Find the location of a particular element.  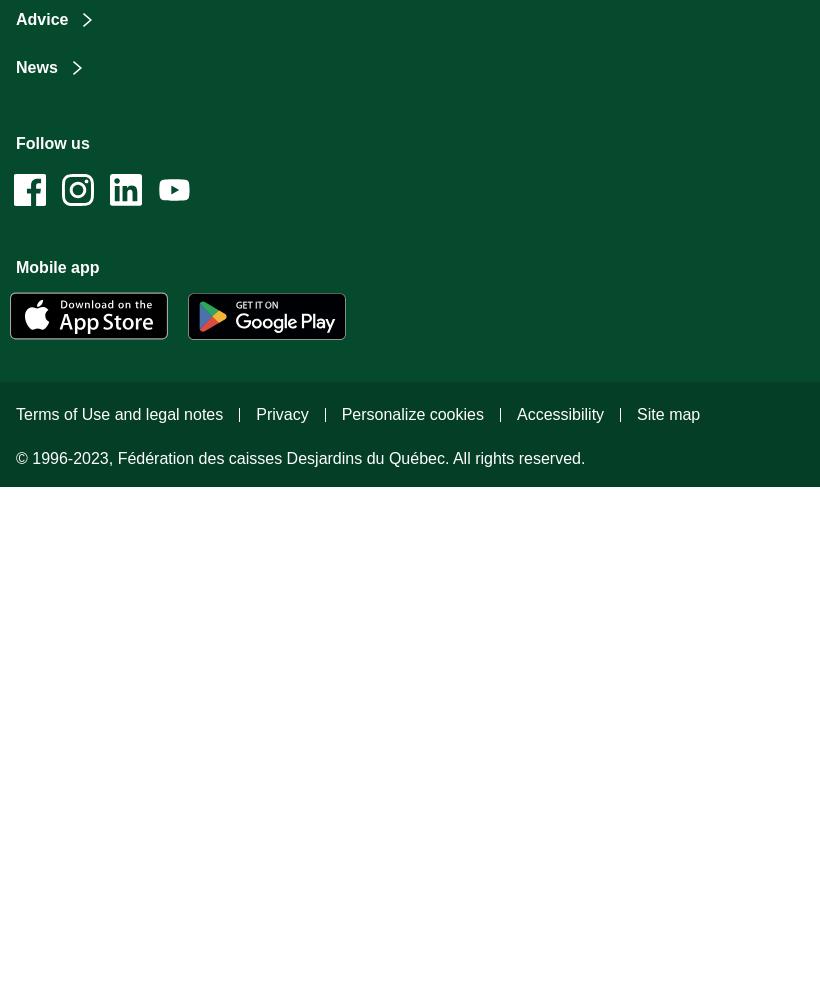

'Personalize cookies' is located at coordinates (410, 413).